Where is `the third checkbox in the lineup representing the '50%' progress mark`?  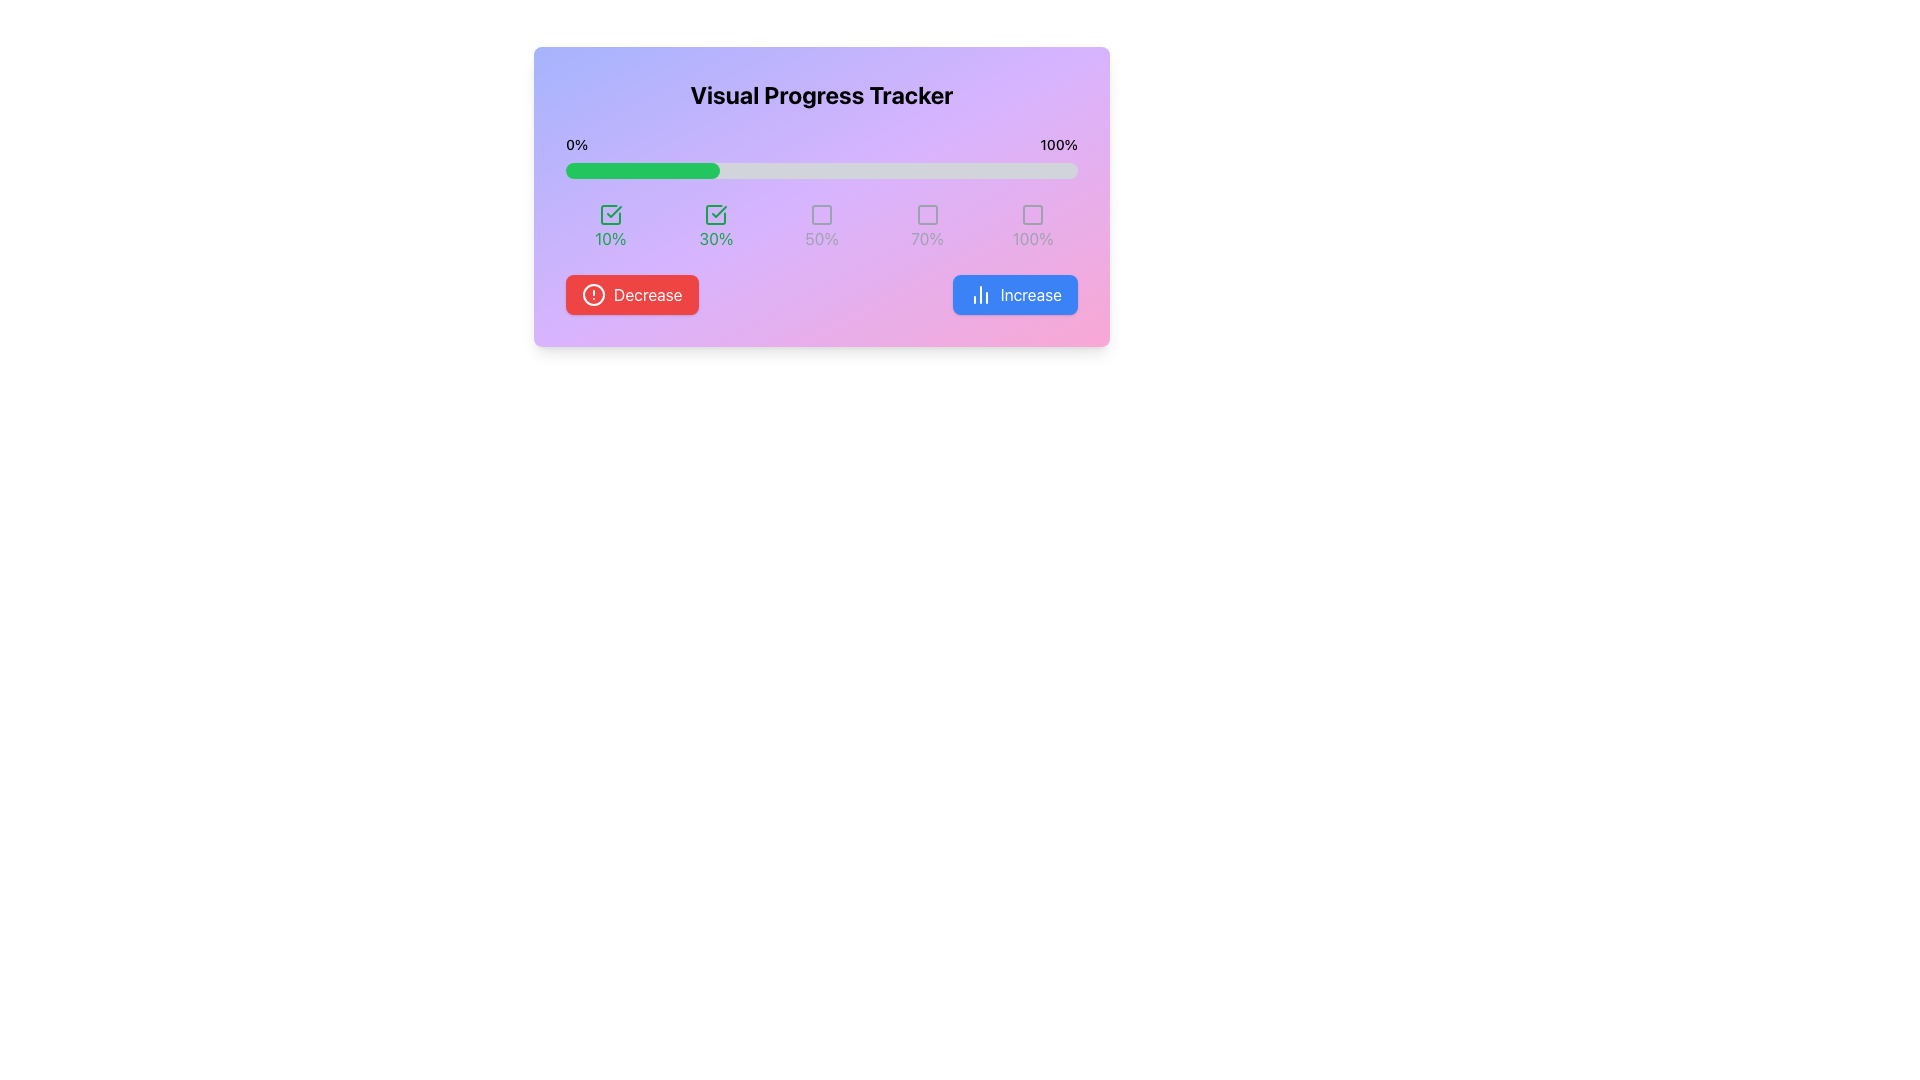
the third checkbox in the lineup representing the '50%' progress mark is located at coordinates (821, 215).